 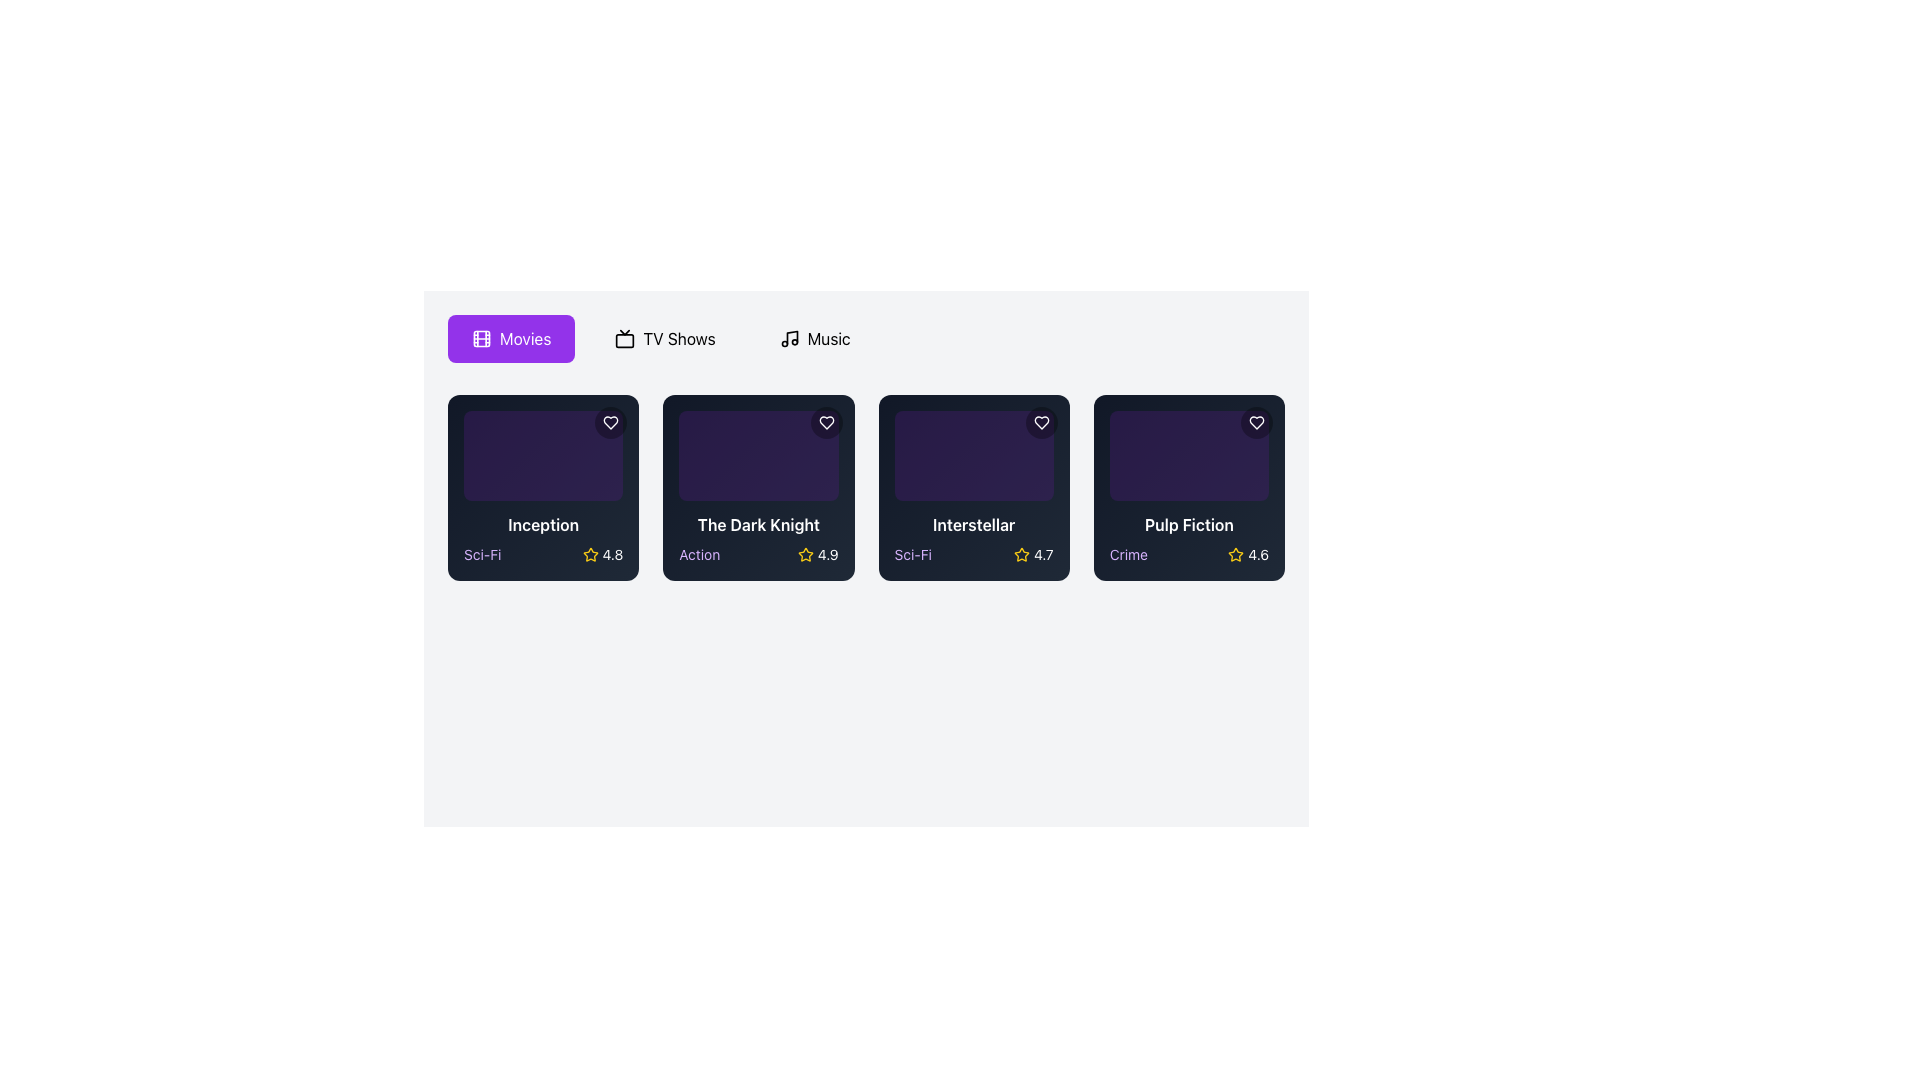 I want to click on the star icon representing a rating next to the text '4.6' on the 'Pulp Fiction' card in the bottom right of the fourth column, so click(x=1235, y=554).